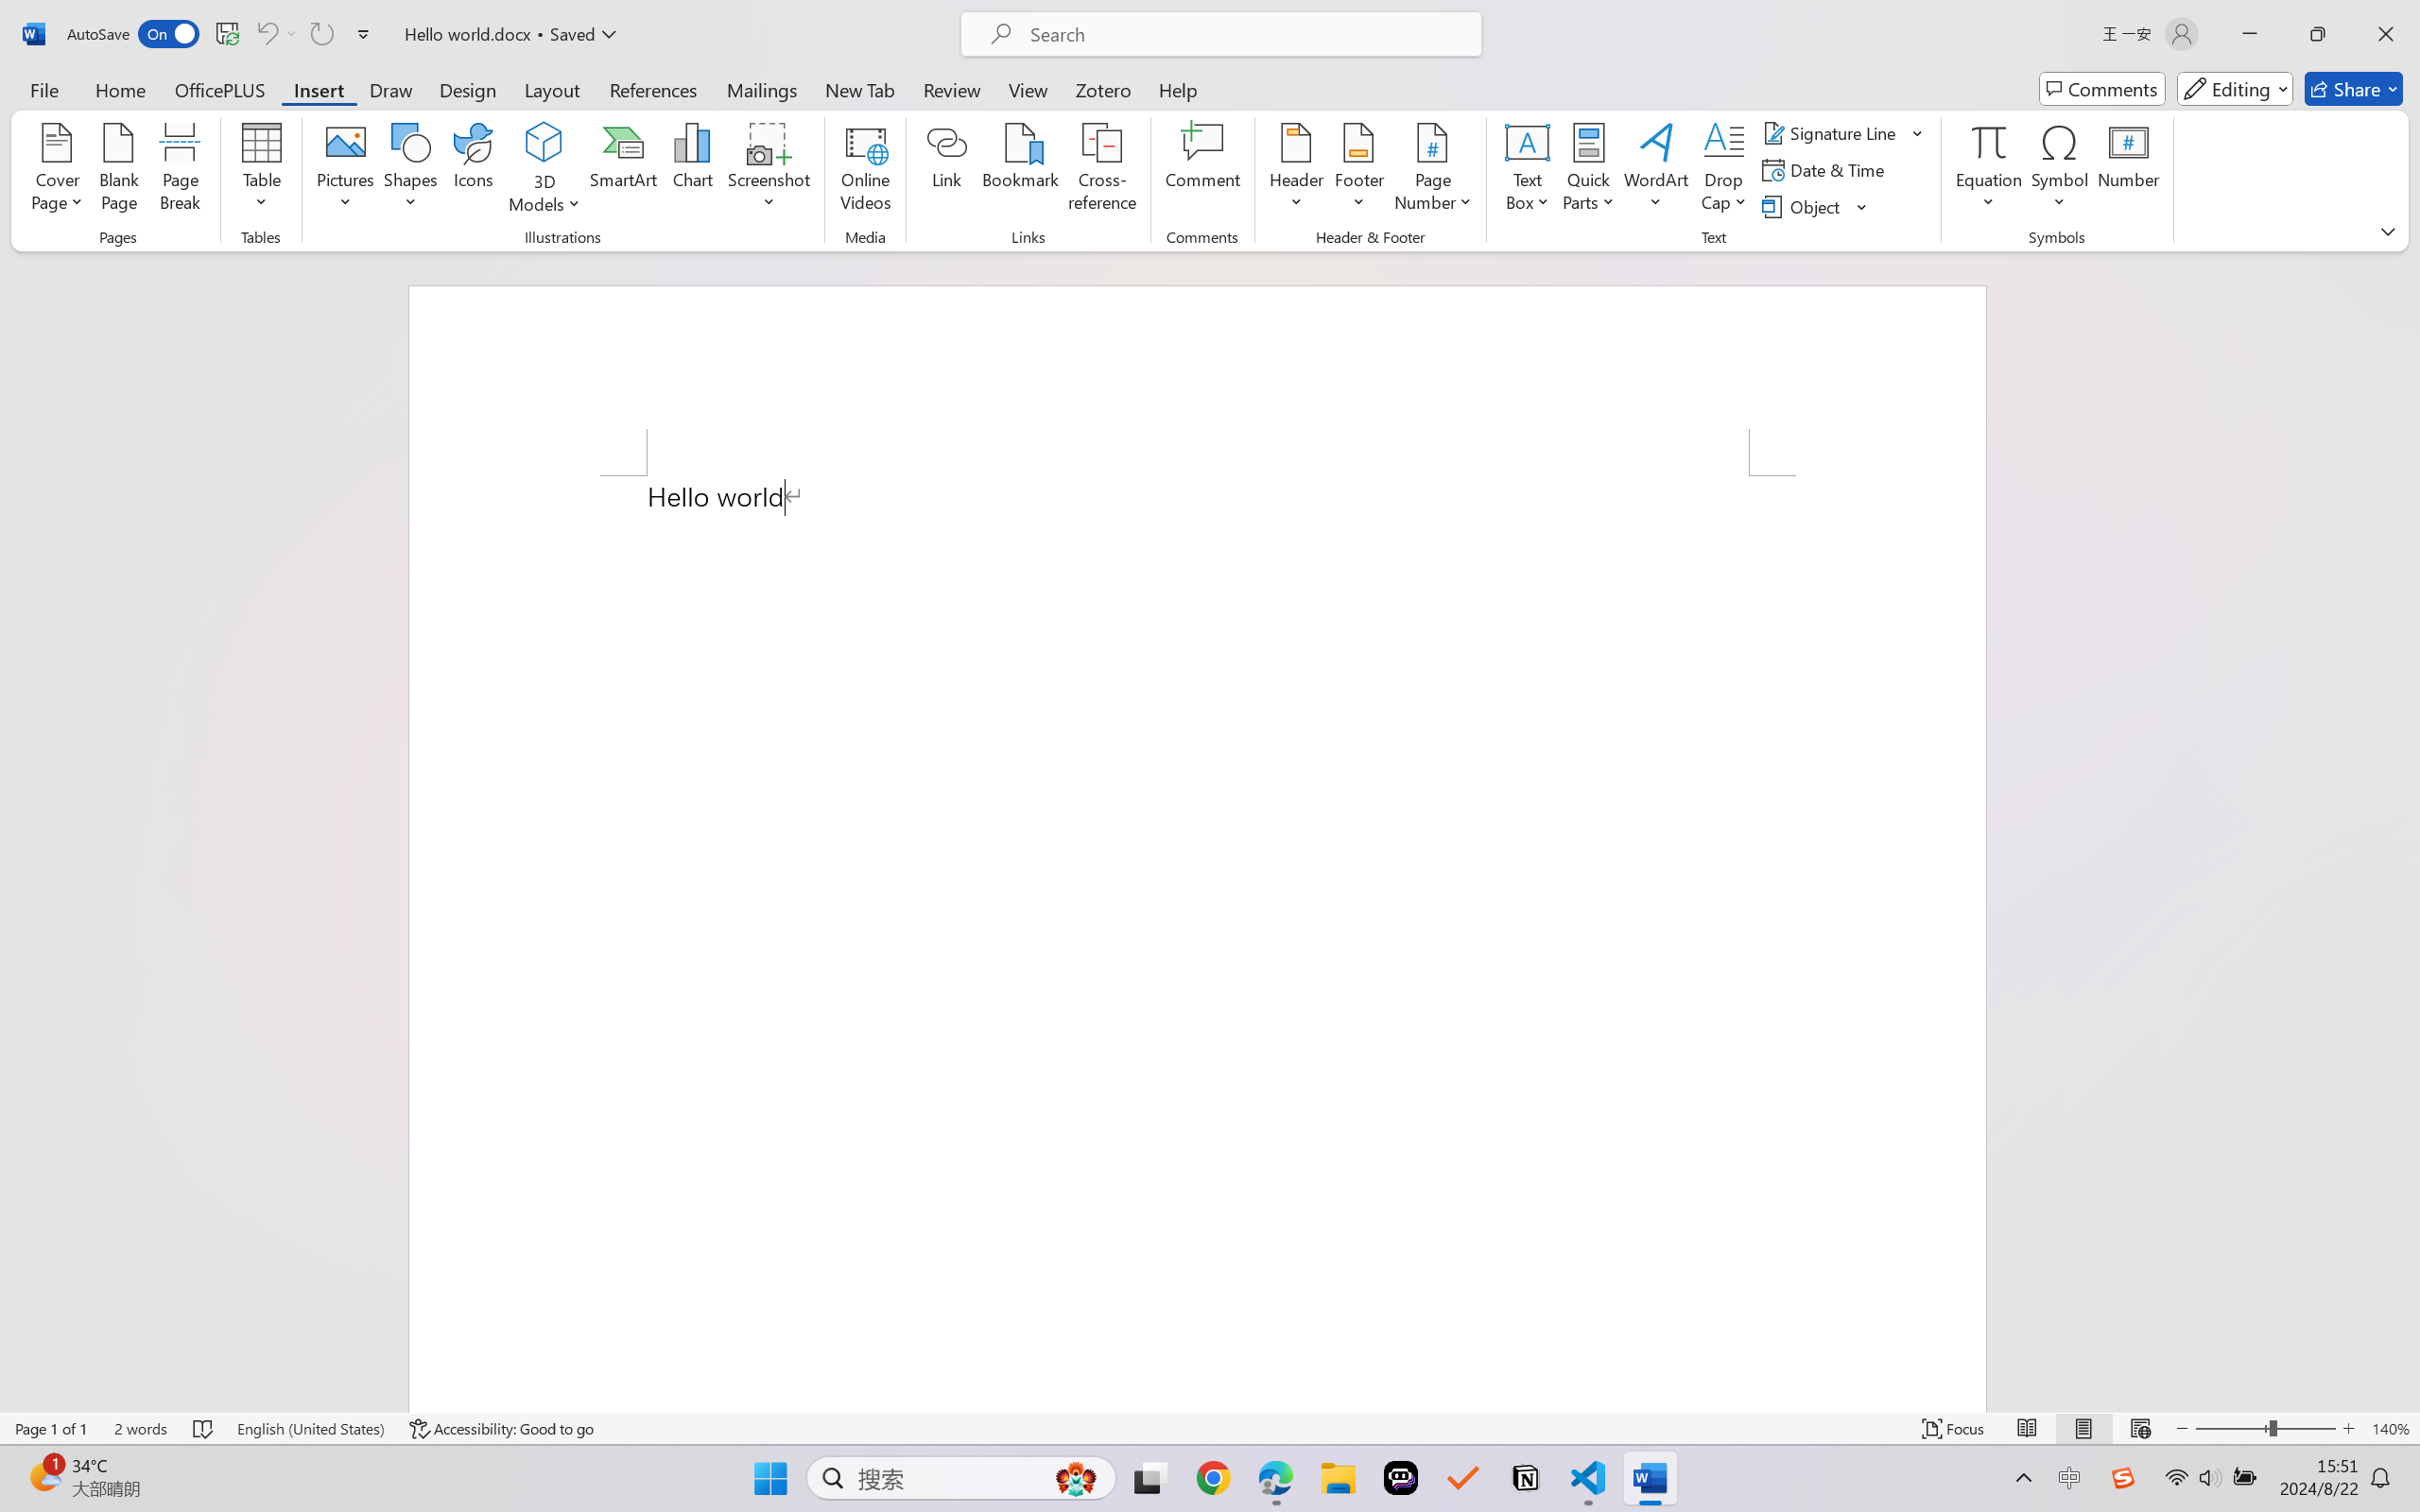 Image resolution: width=2420 pixels, height=1512 pixels. What do you see at coordinates (769, 170) in the screenshot?
I see `'Screenshot'` at bounding box center [769, 170].